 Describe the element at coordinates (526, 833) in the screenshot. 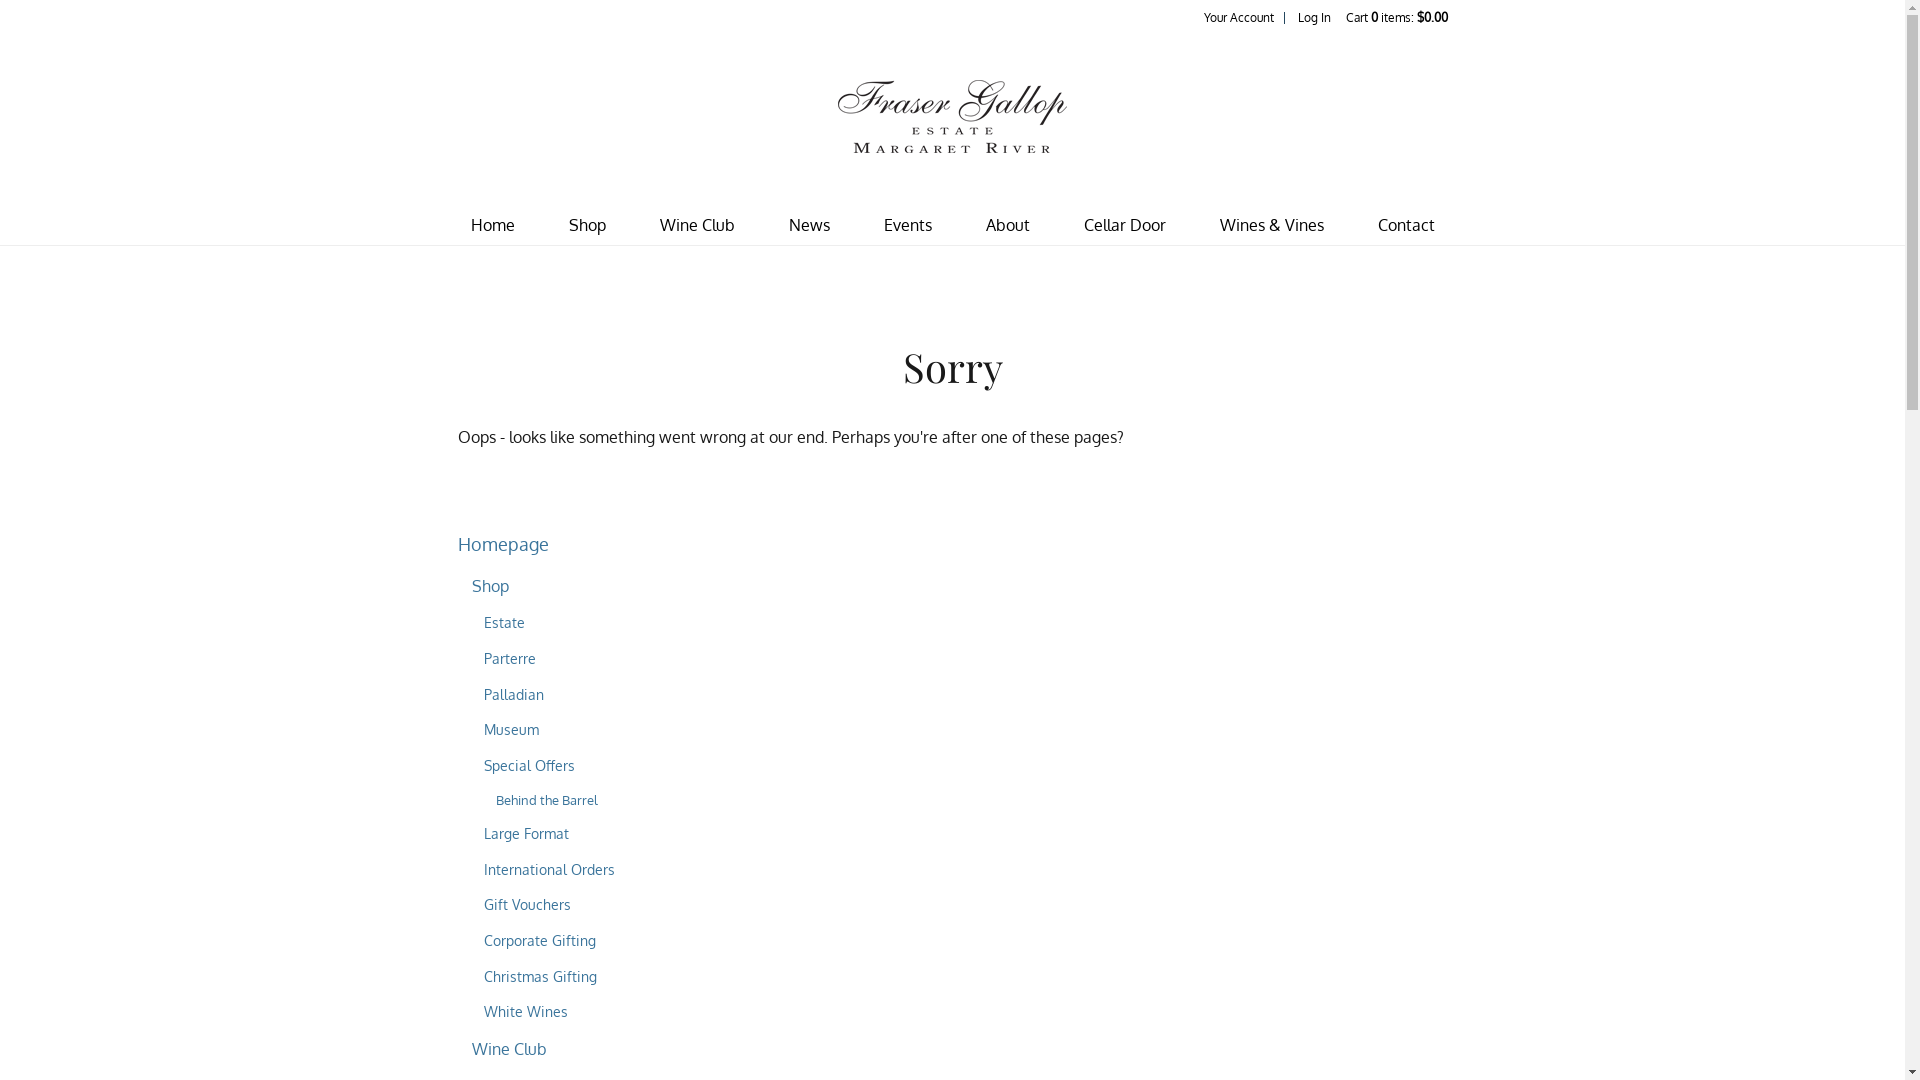

I see `'Large Format'` at that location.